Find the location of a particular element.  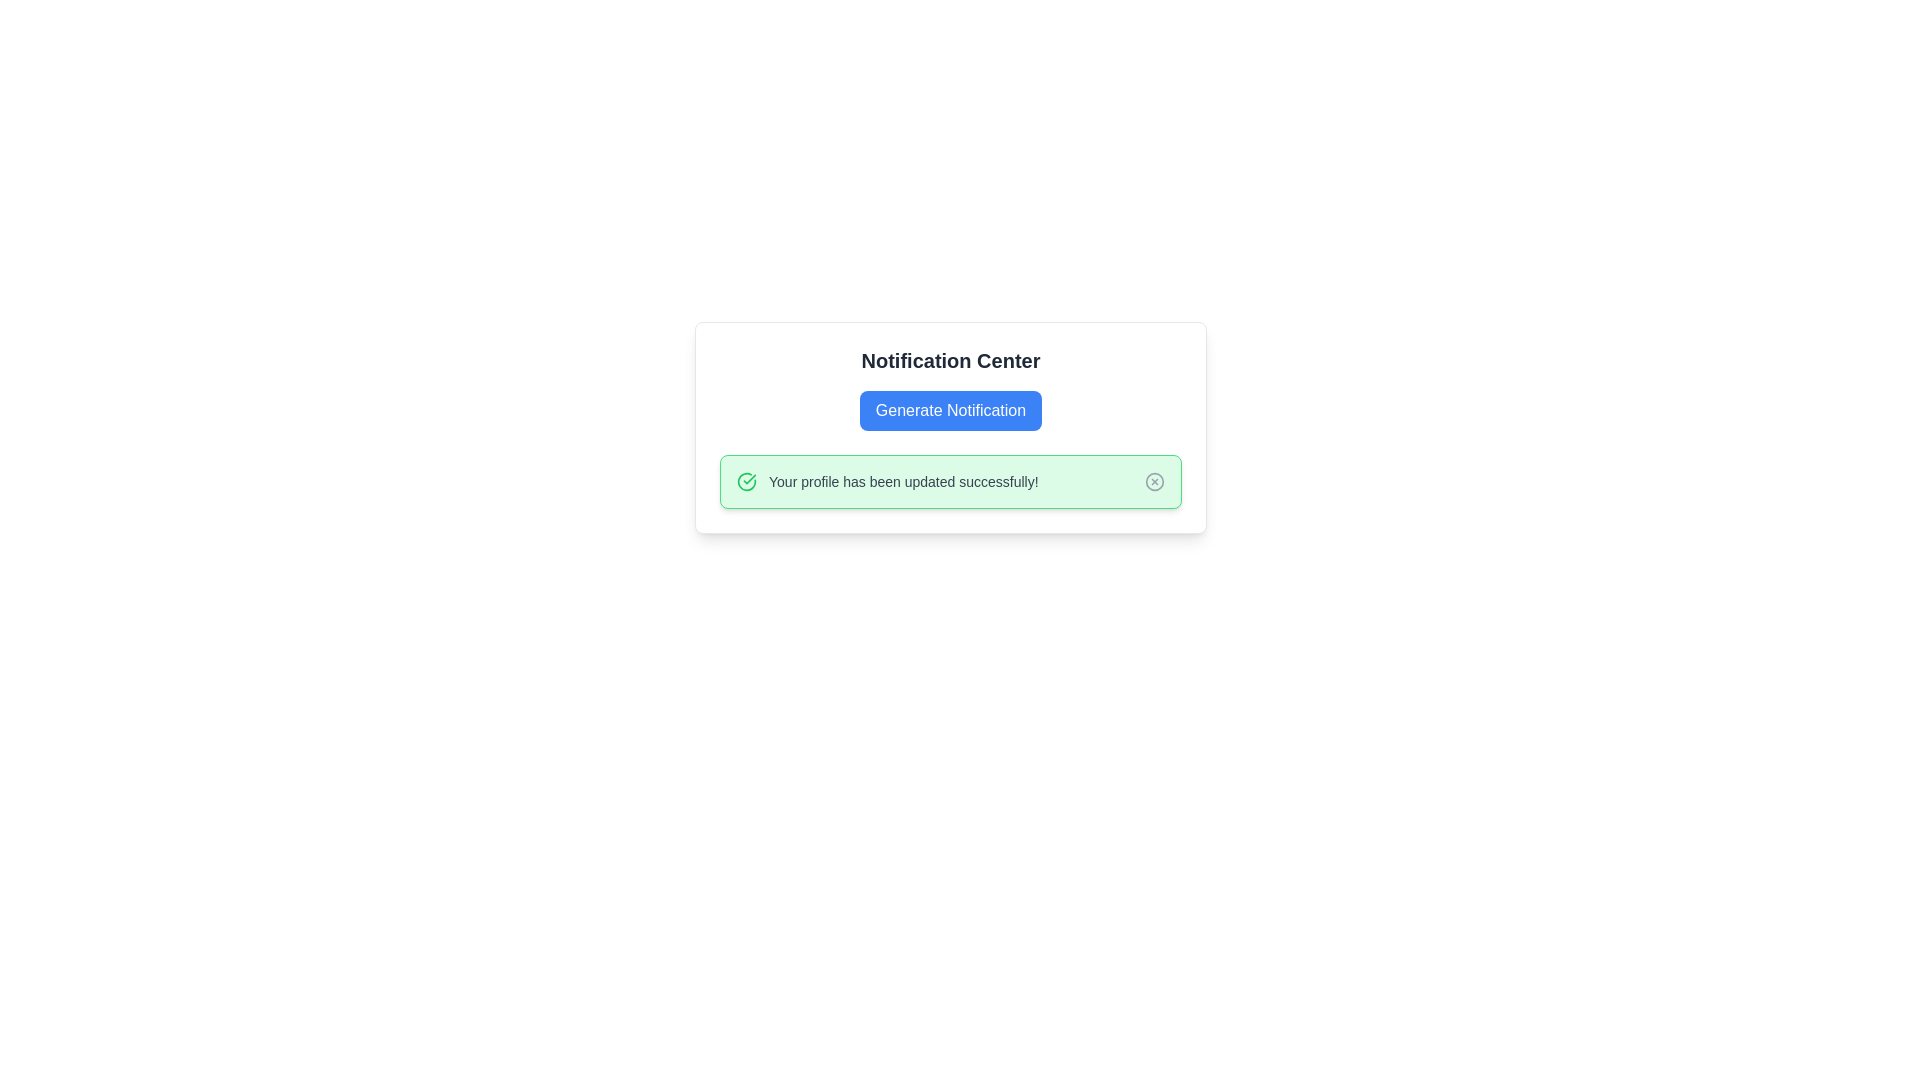

the success confirmation icon located in the notification box, which is the leftmost component representing the message 'Your profile has been updated successfully!' is located at coordinates (746, 482).